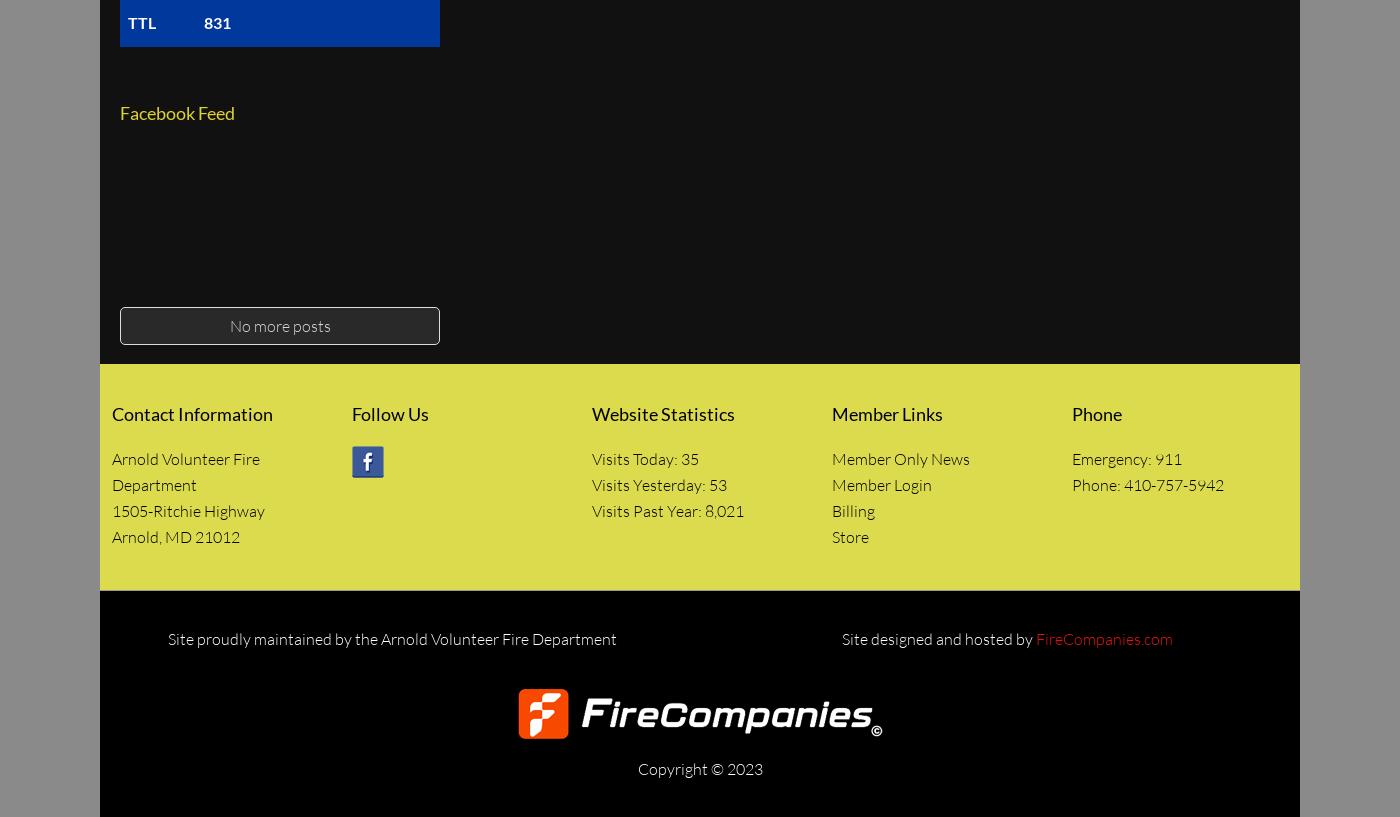 The image size is (1400, 817). What do you see at coordinates (186, 471) in the screenshot?
I see `'Arnold Volunteer Fire Department'` at bounding box center [186, 471].